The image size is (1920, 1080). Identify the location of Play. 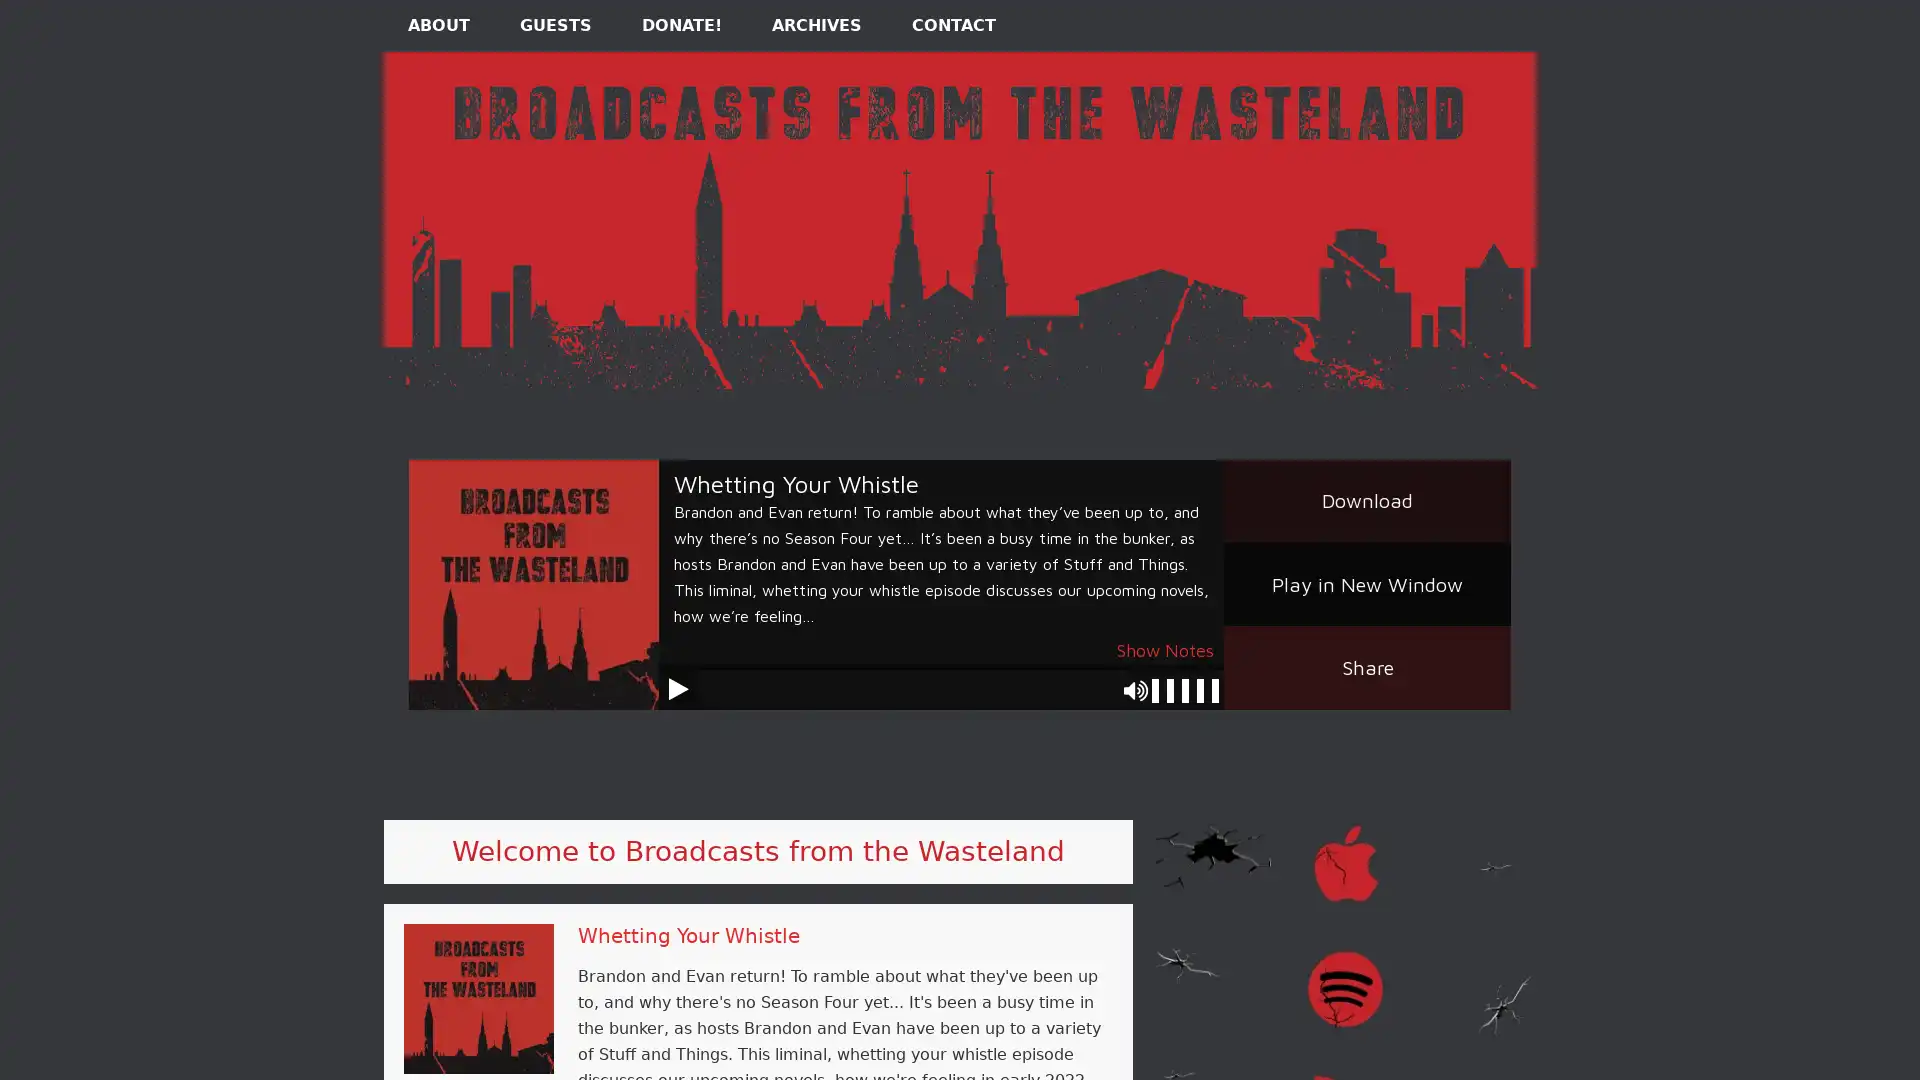
(678, 689).